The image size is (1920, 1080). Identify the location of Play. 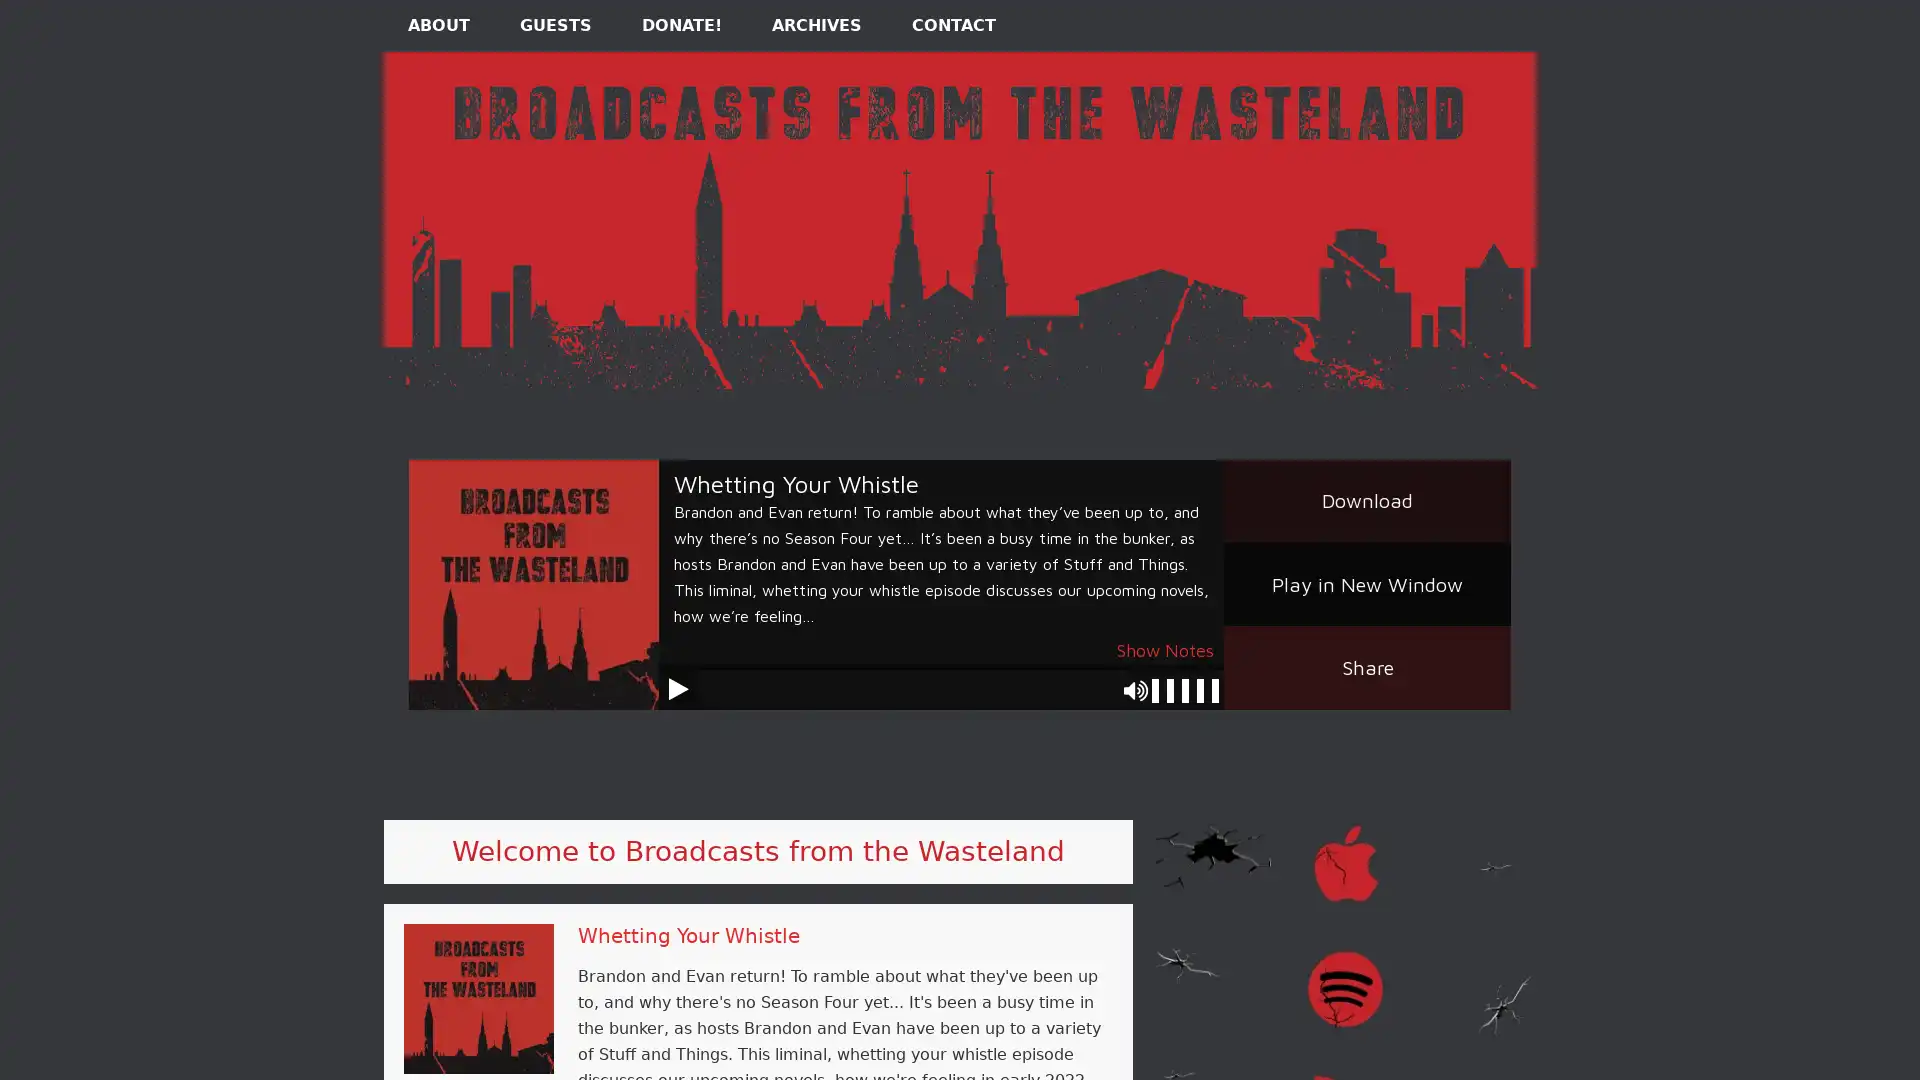
(678, 689).